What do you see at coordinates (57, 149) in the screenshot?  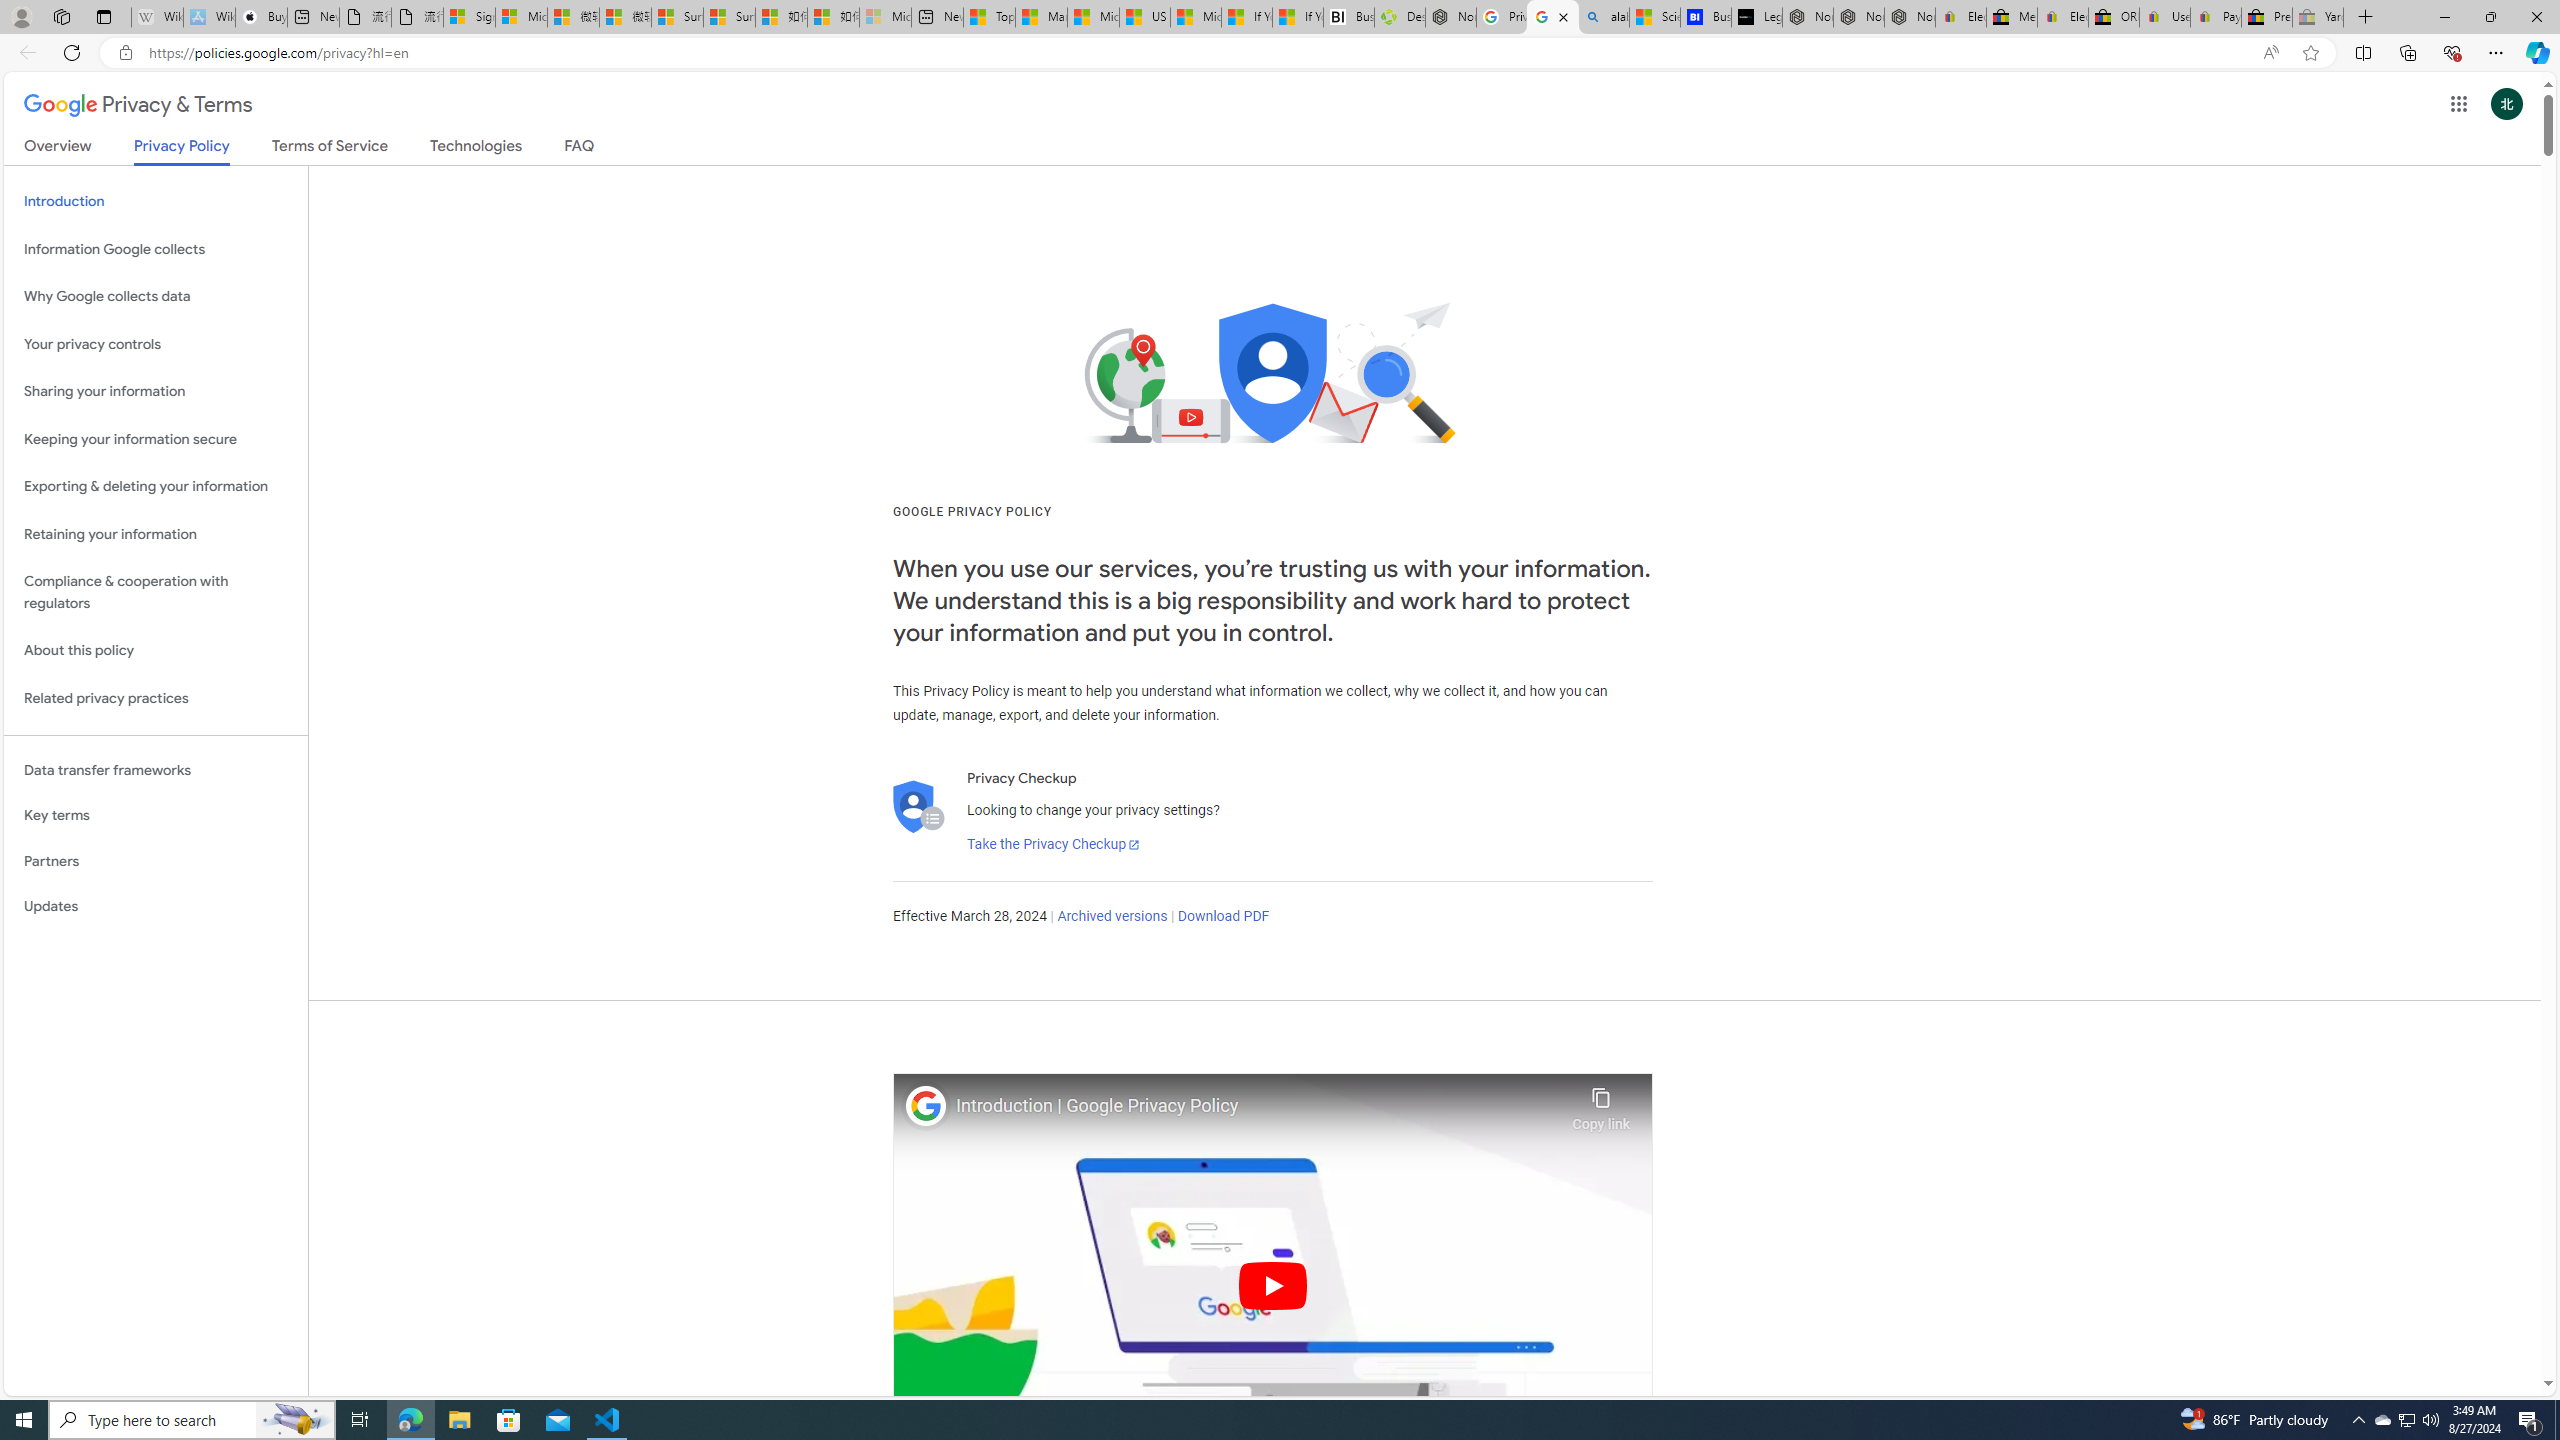 I see `'Overview'` at bounding box center [57, 149].